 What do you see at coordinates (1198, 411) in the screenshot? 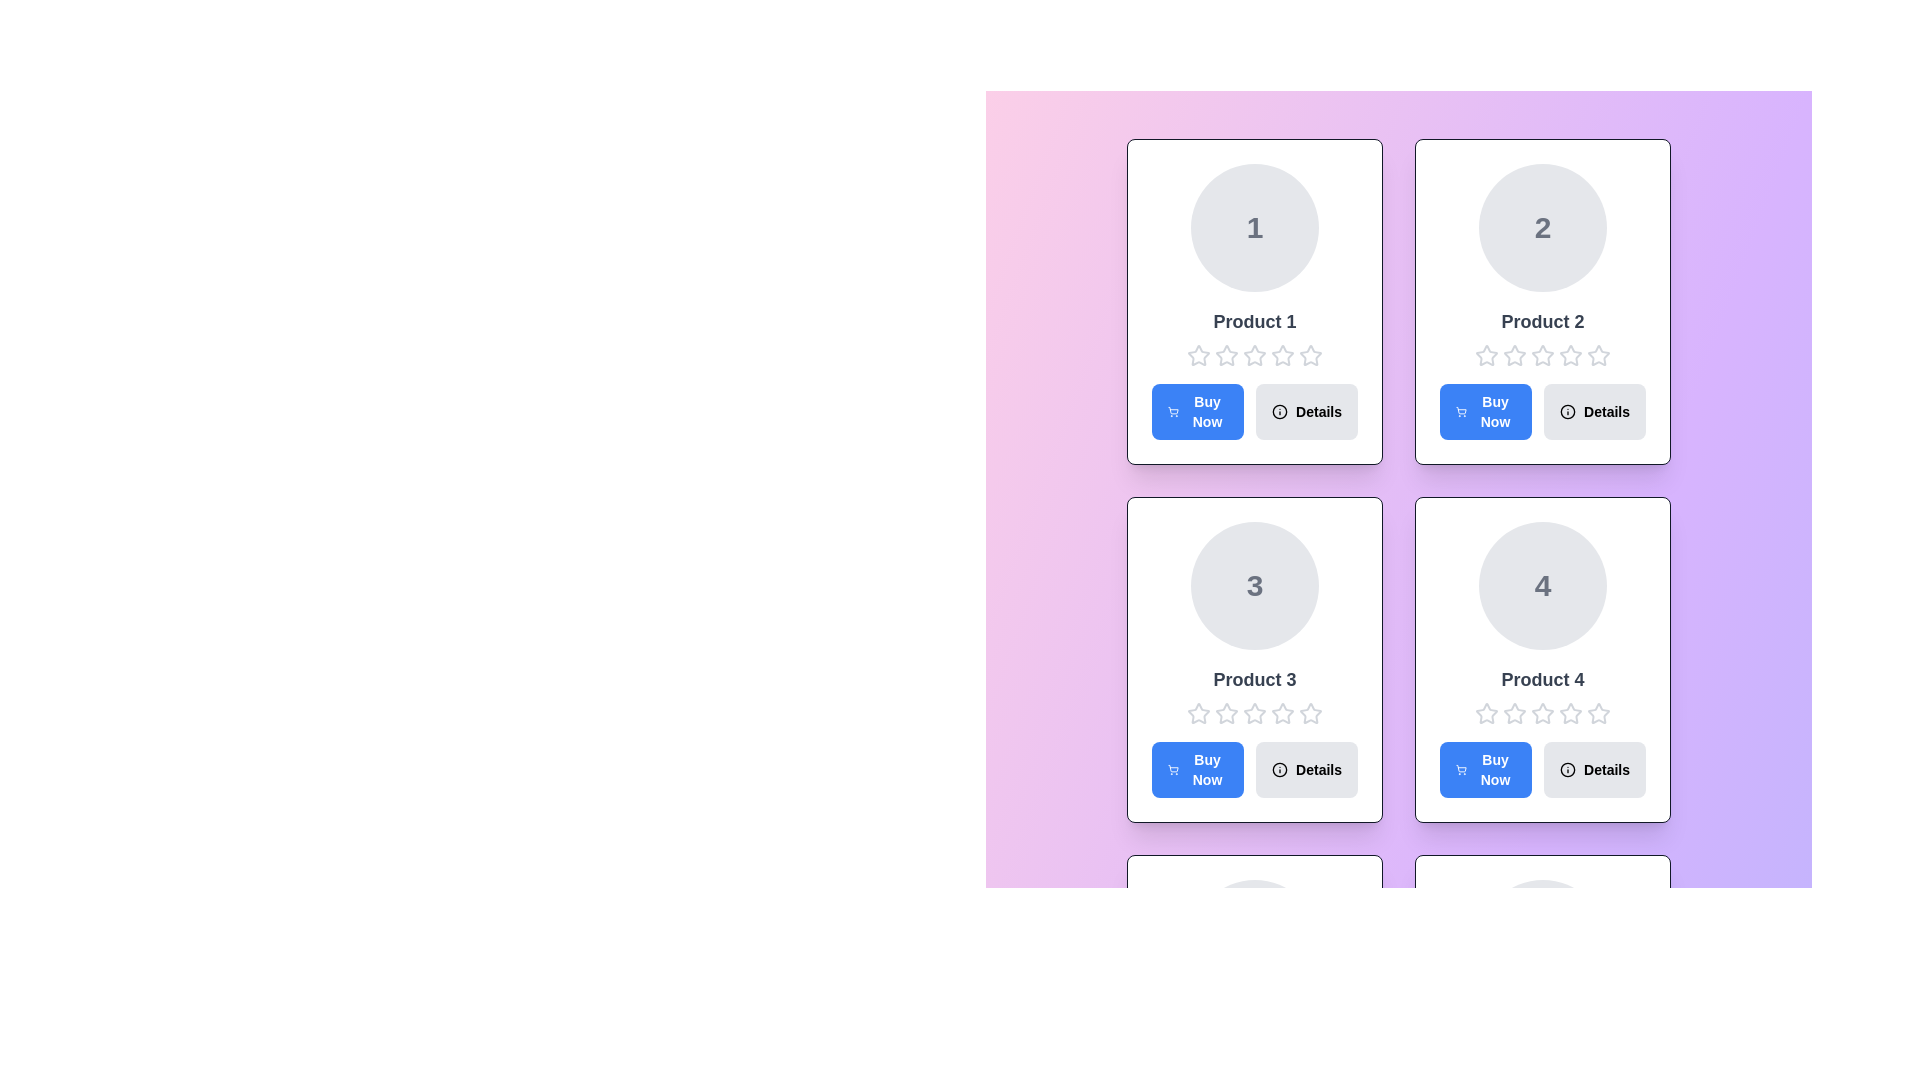
I see `the 'Buy Now' button for the first product` at bounding box center [1198, 411].